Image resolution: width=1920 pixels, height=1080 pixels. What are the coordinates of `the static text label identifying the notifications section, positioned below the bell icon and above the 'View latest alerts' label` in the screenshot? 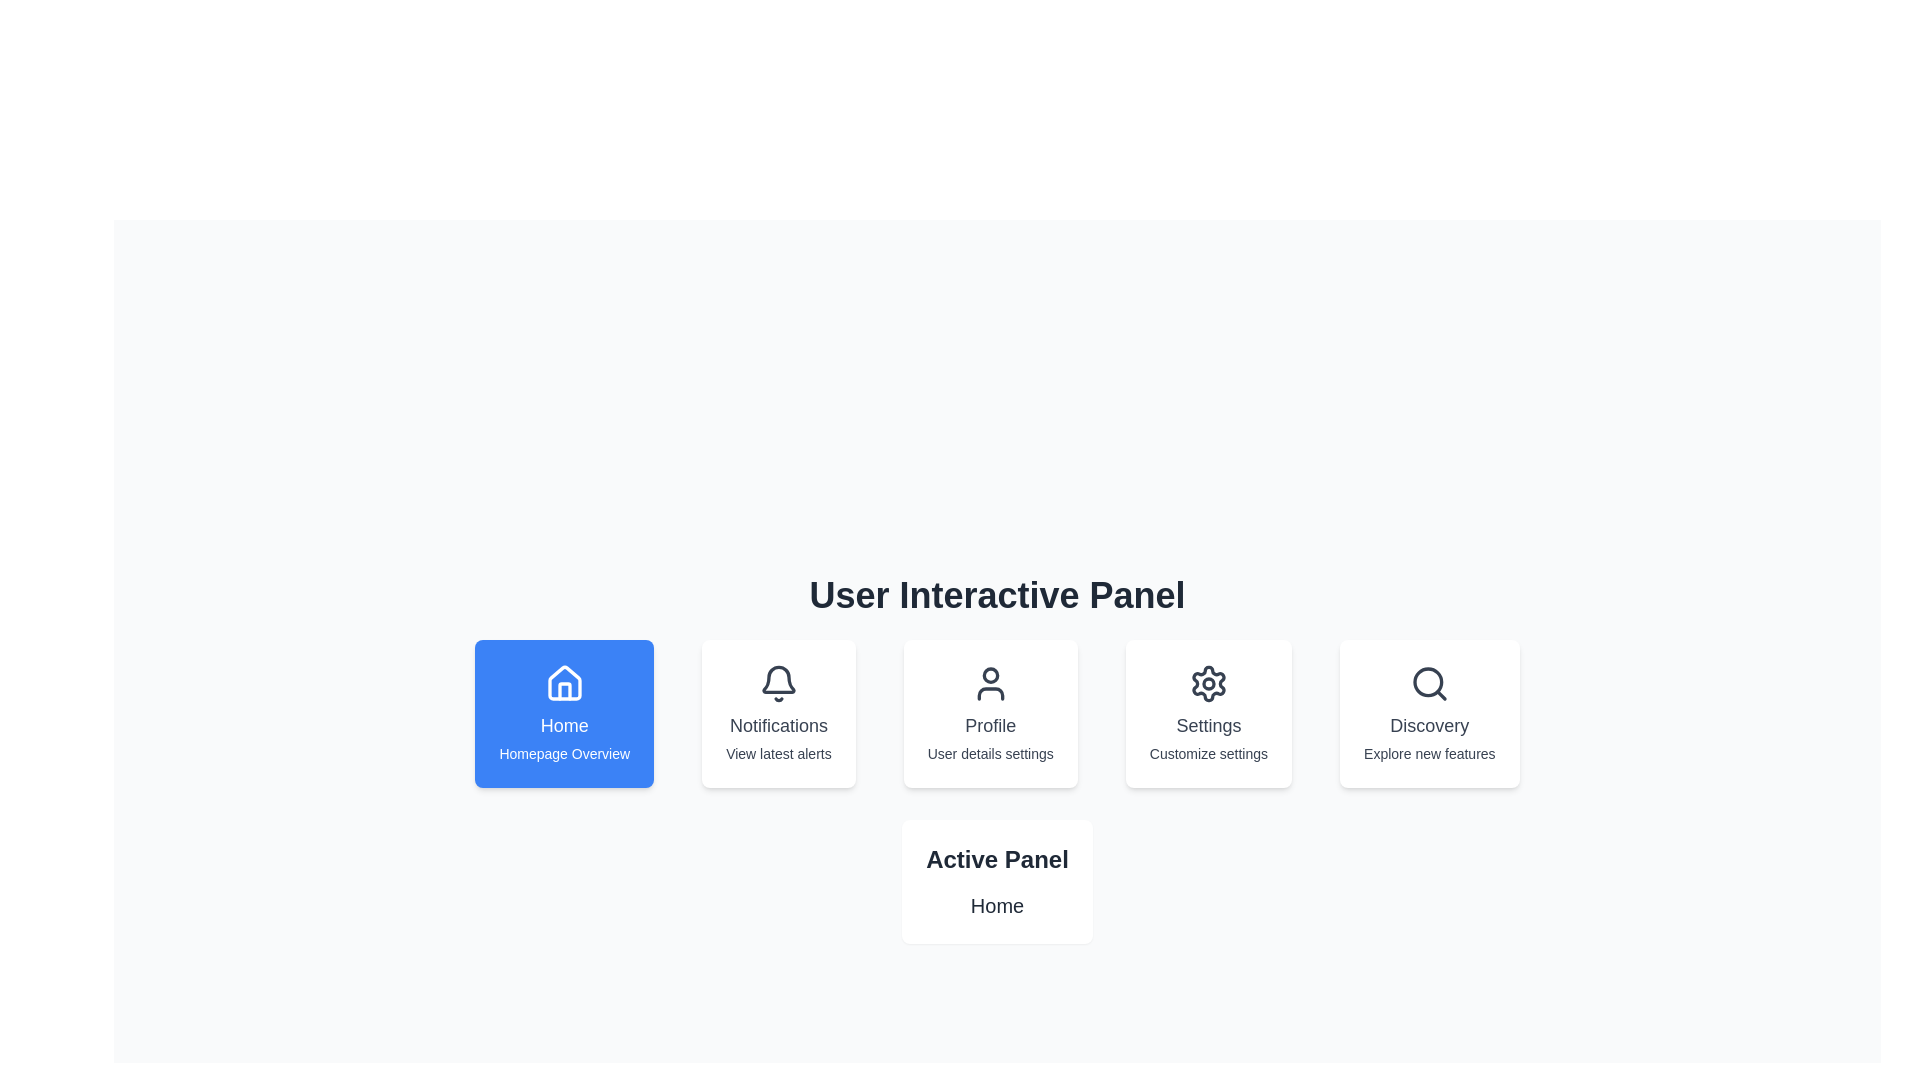 It's located at (777, 725).